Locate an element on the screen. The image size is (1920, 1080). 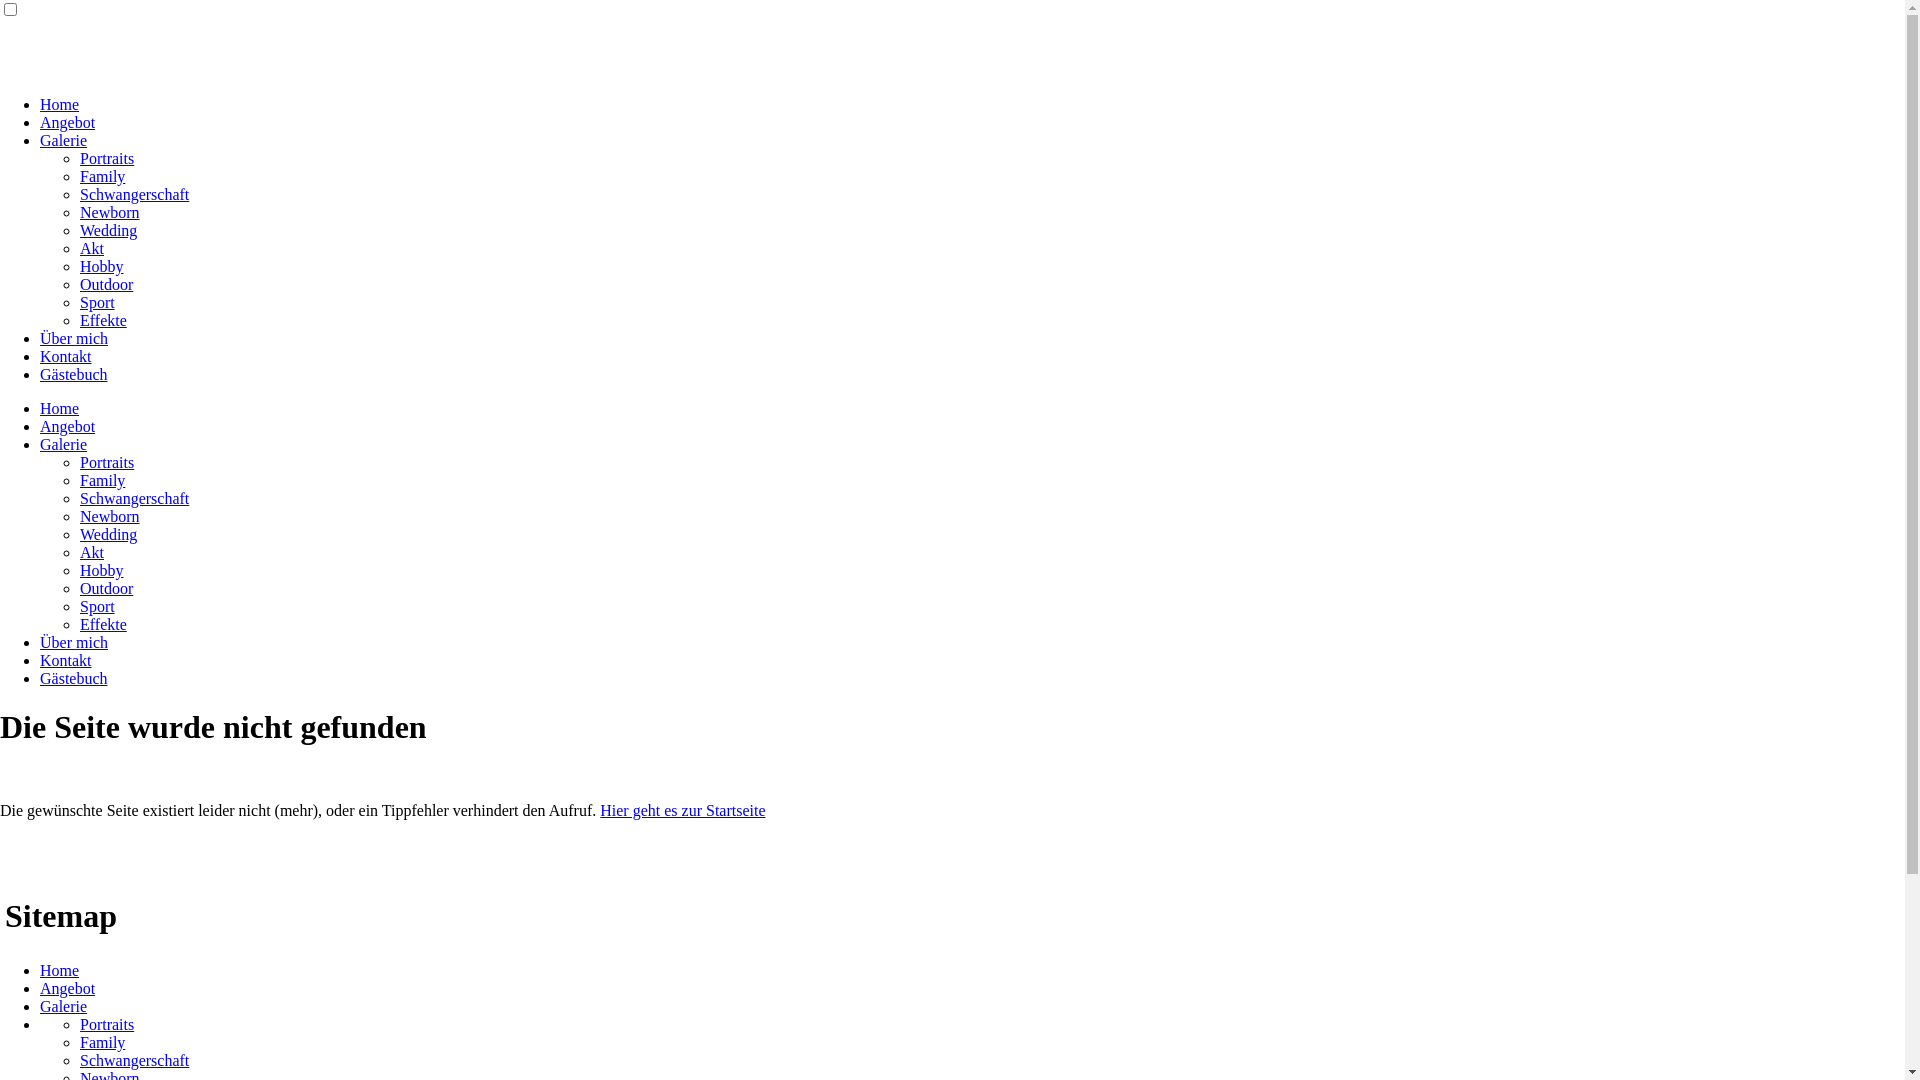
'Outdoor' is located at coordinates (105, 284).